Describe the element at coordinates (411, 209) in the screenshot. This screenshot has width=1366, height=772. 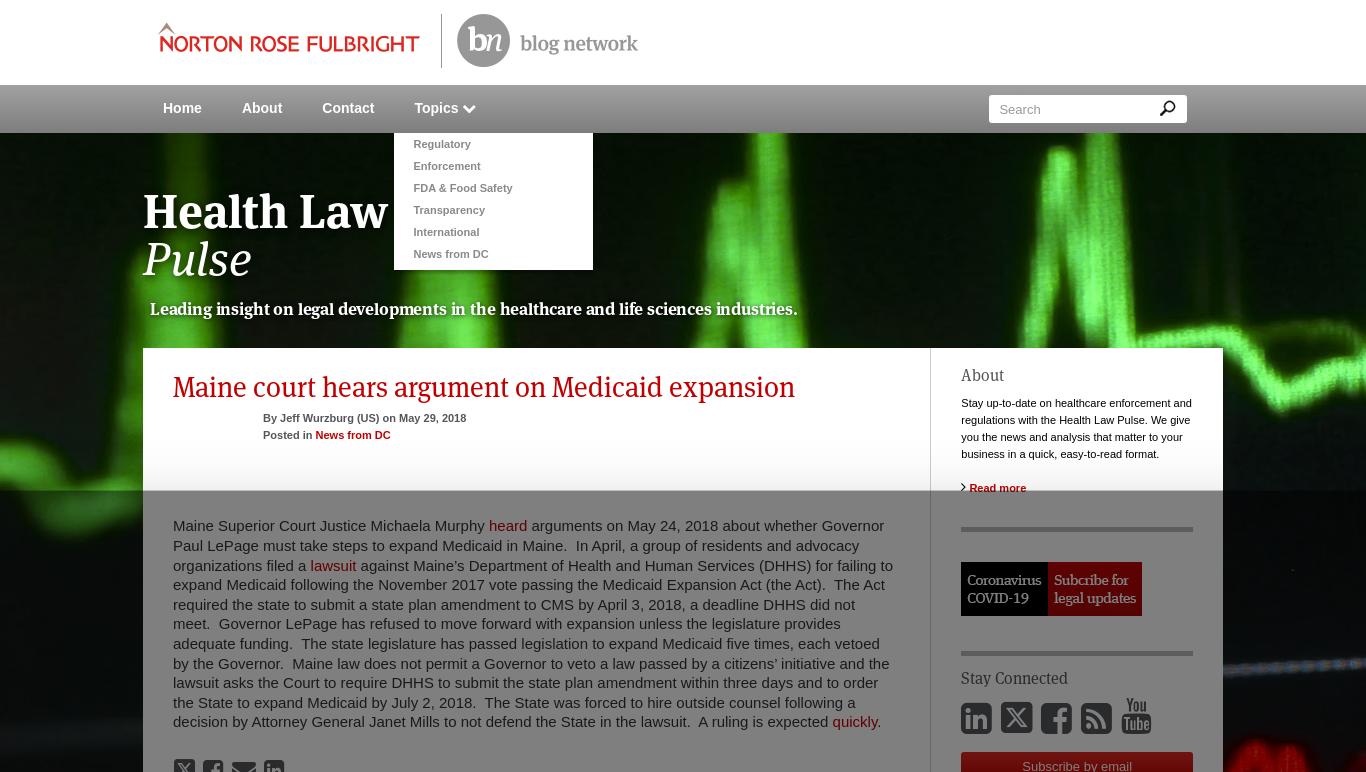
I see `'Transparency'` at that location.